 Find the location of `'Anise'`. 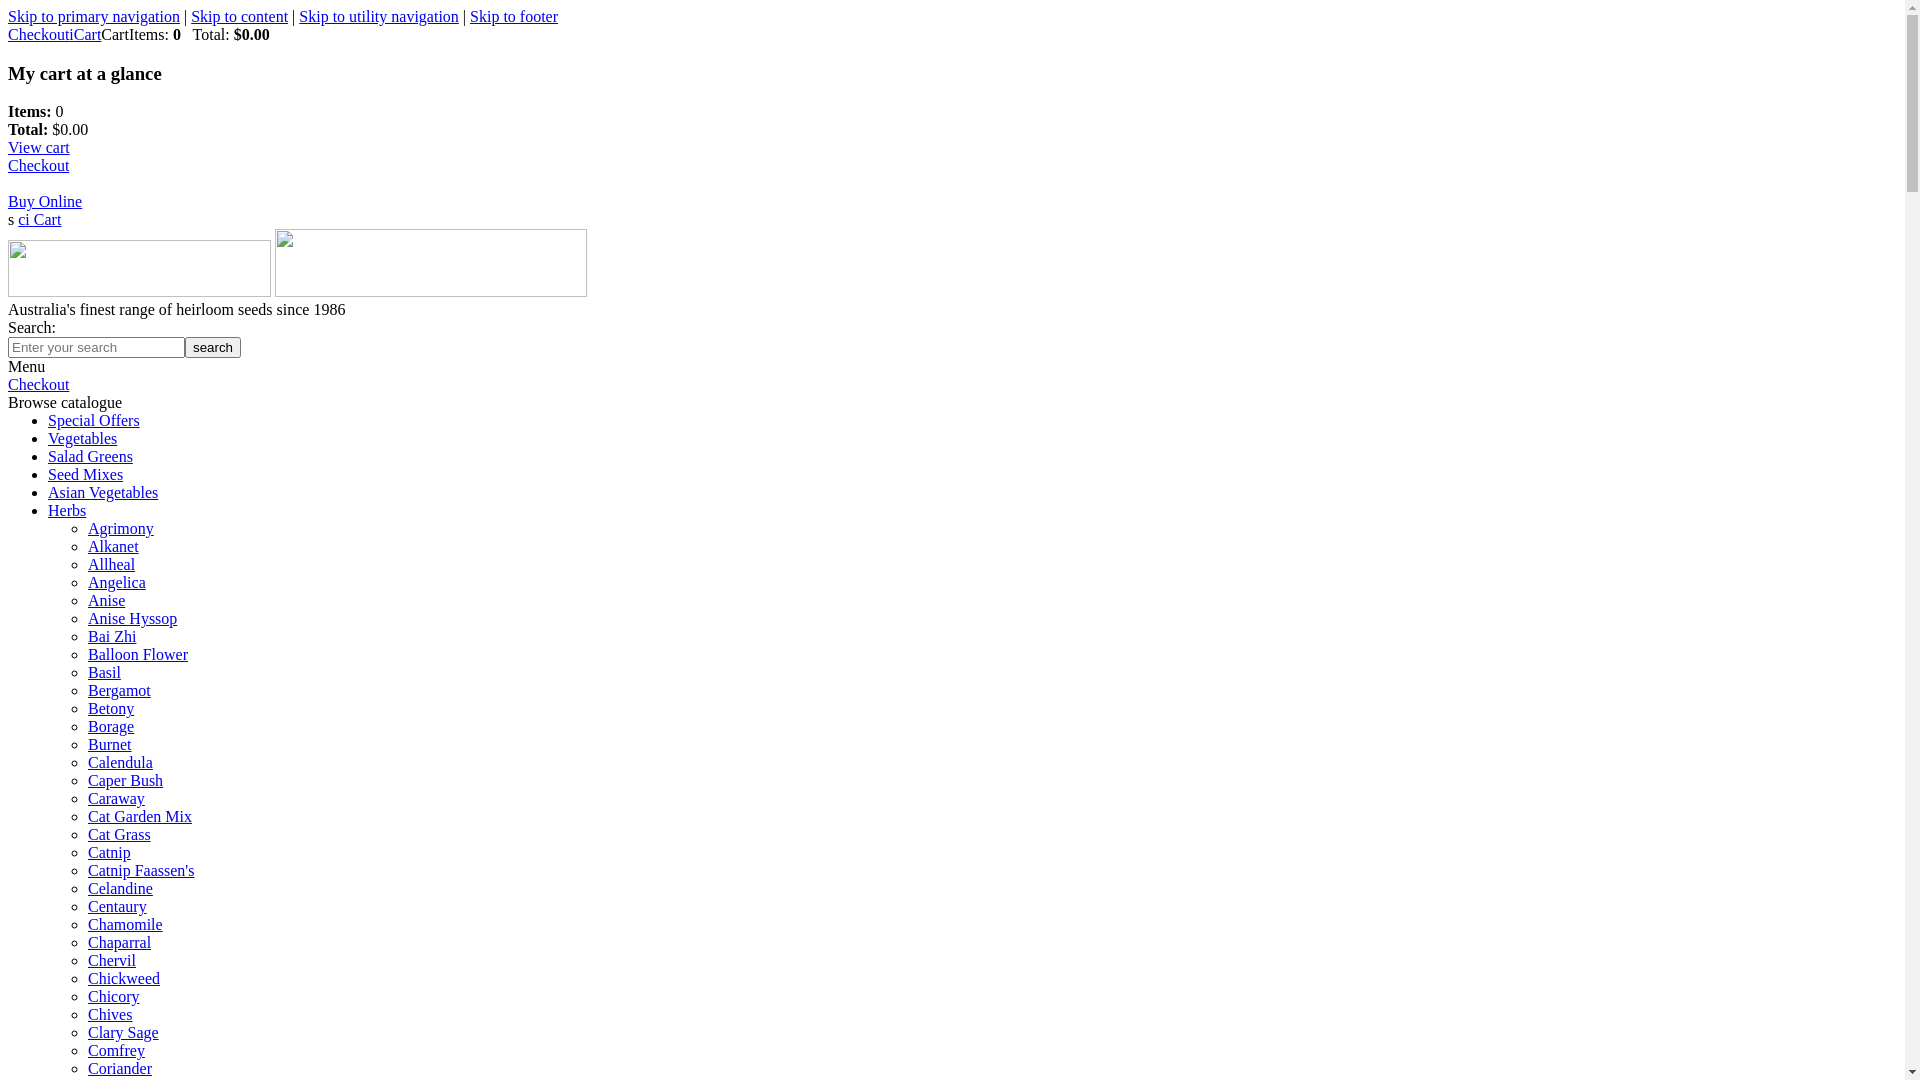

'Anise' is located at coordinates (105, 599).